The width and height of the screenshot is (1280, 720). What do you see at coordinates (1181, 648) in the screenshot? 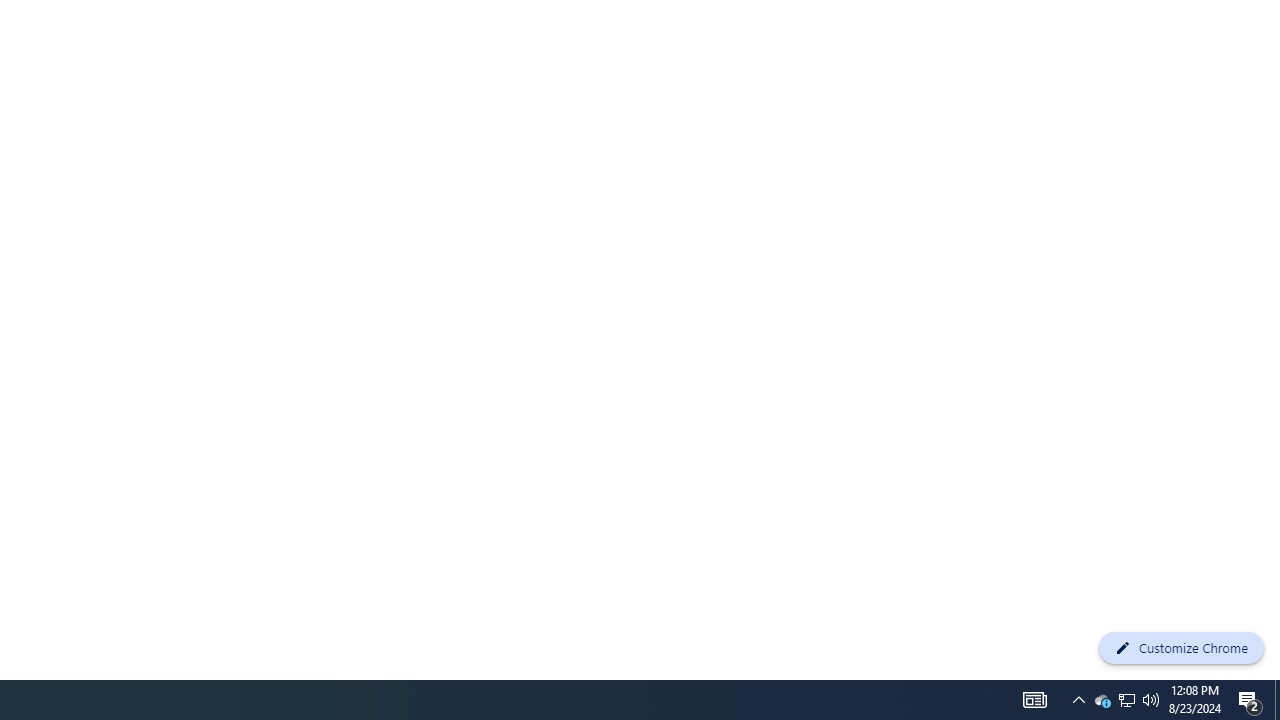
I see `'Customize Chrome'` at bounding box center [1181, 648].